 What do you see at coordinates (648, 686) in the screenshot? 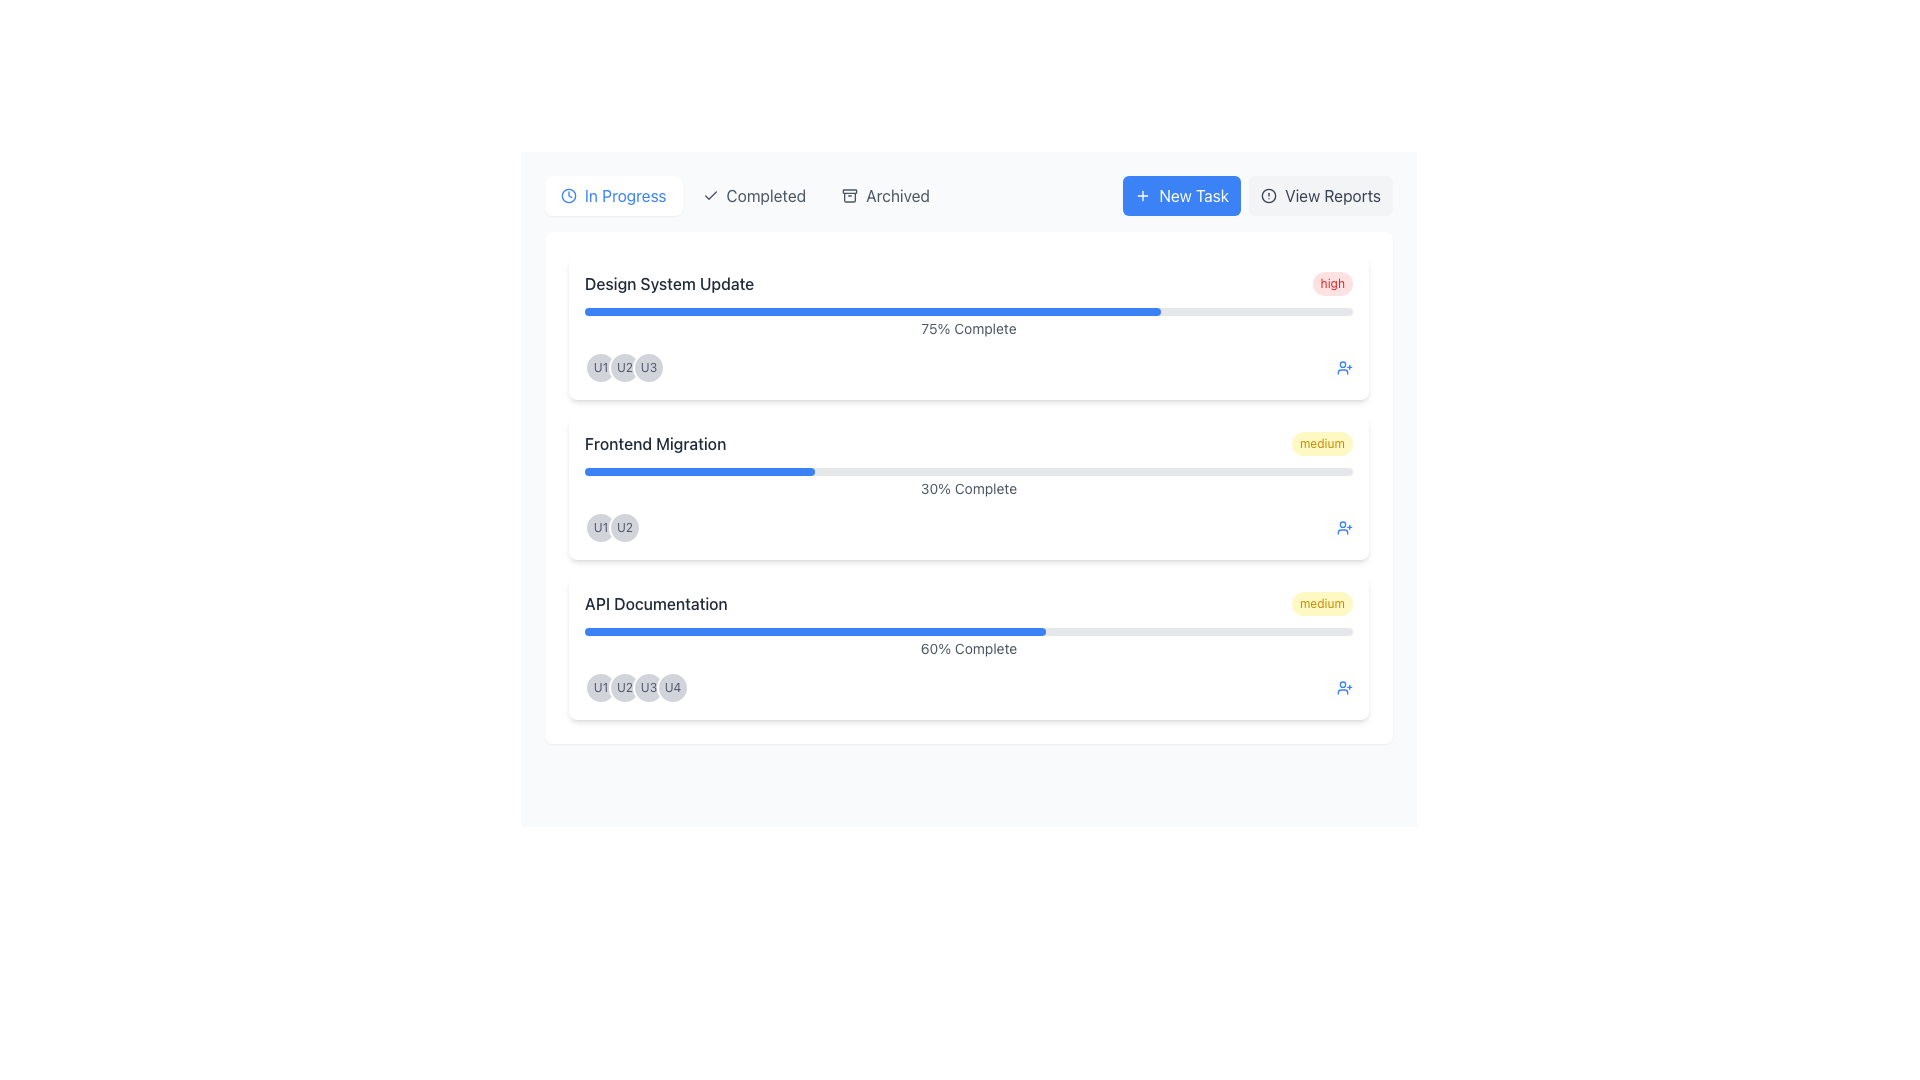
I see `the non-interactive label 'U3' that is centered within the third circular avatar below the 'Design System Update' progress bar` at bounding box center [648, 686].